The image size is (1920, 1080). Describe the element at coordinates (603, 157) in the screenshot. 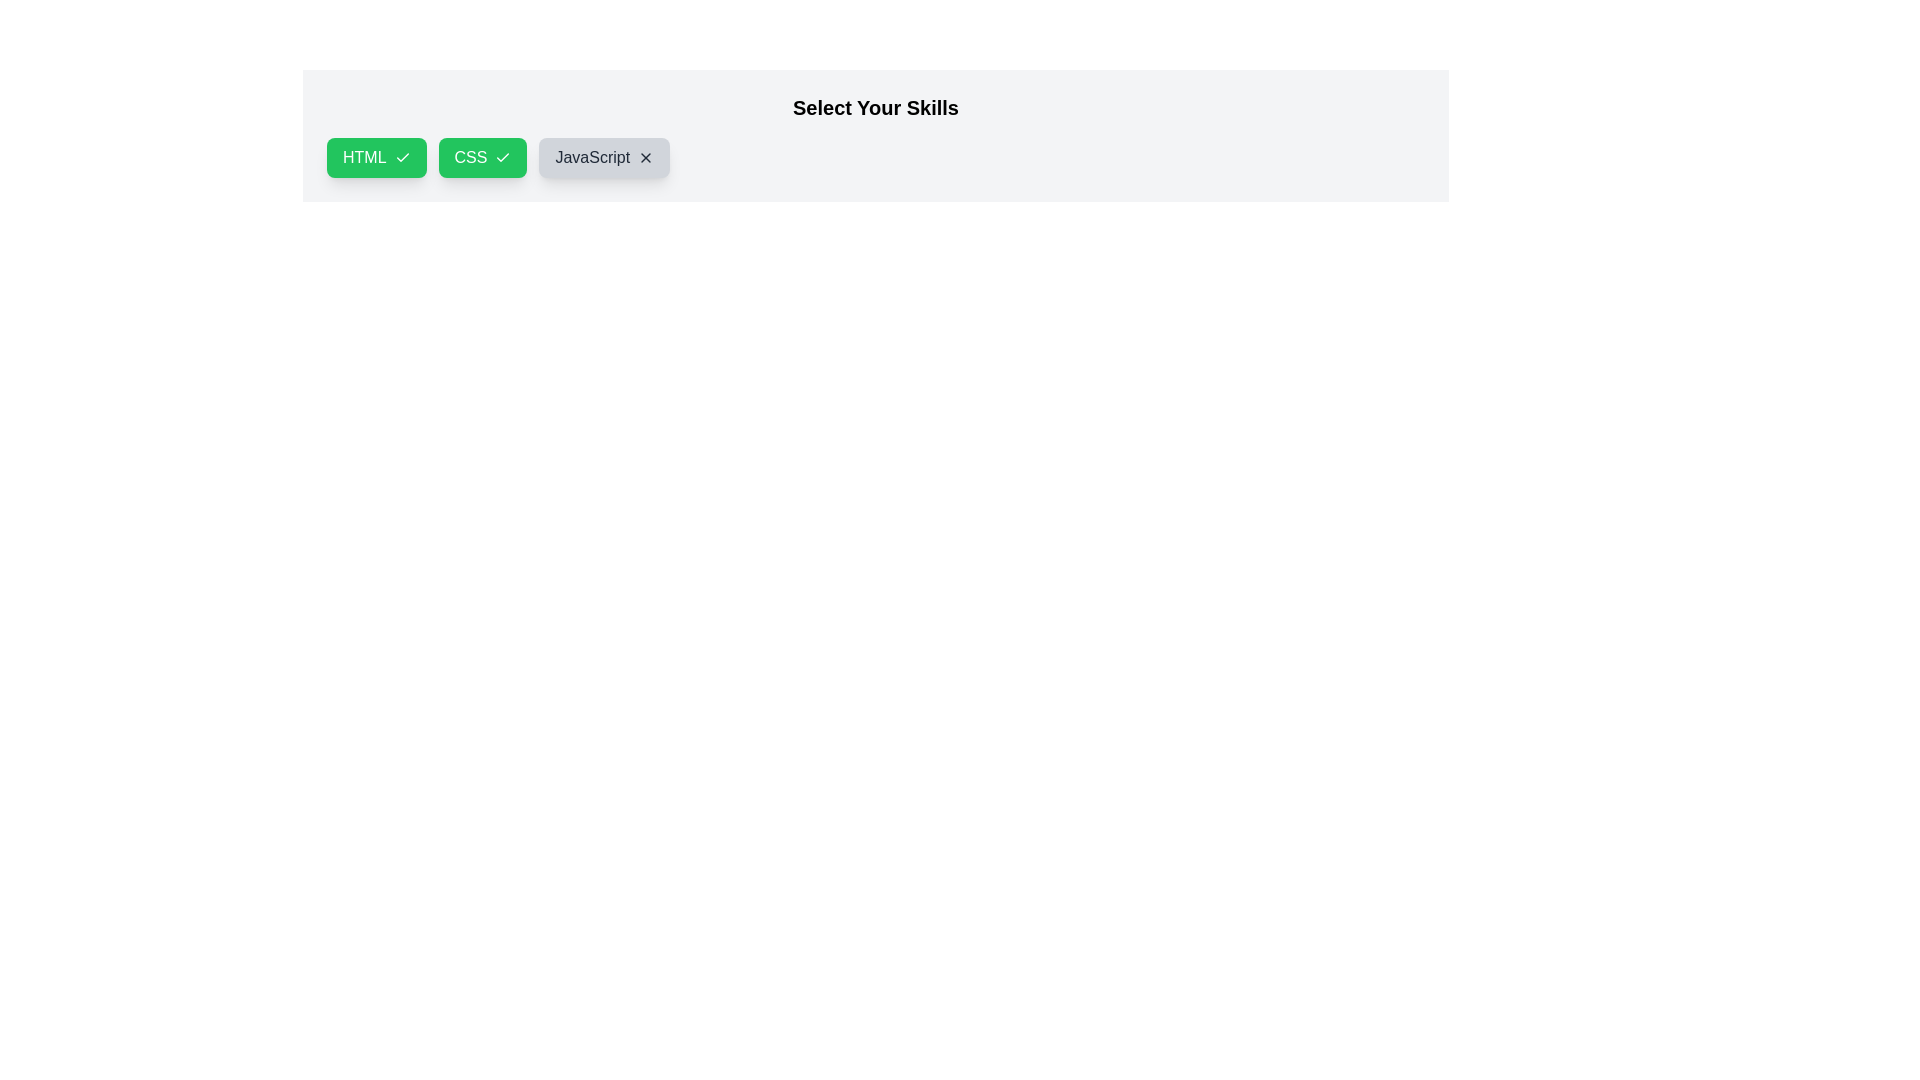

I see `the chip labeled JavaScript` at that location.